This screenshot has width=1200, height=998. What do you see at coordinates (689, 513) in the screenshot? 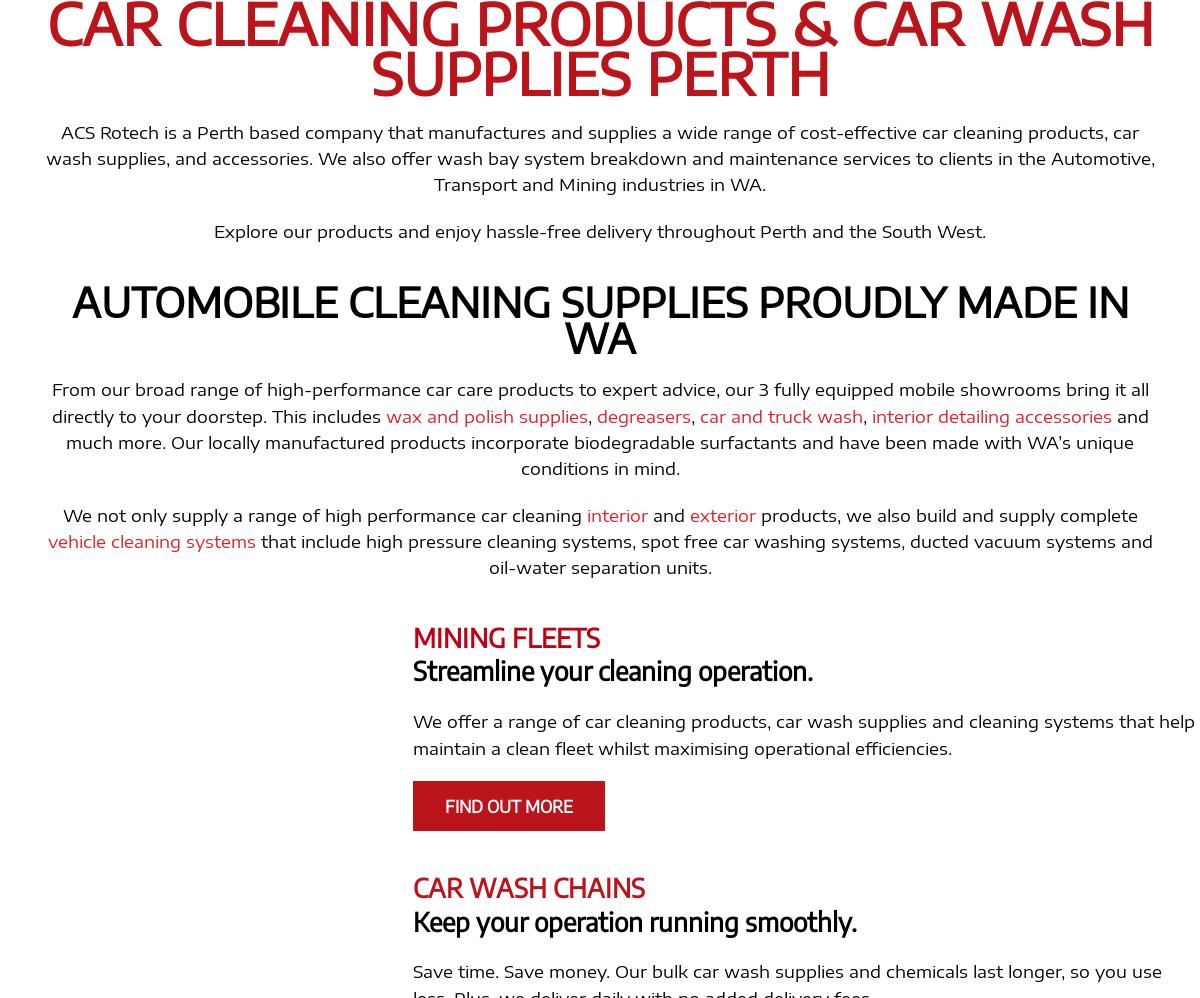
I see `'exterior'` at bounding box center [689, 513].